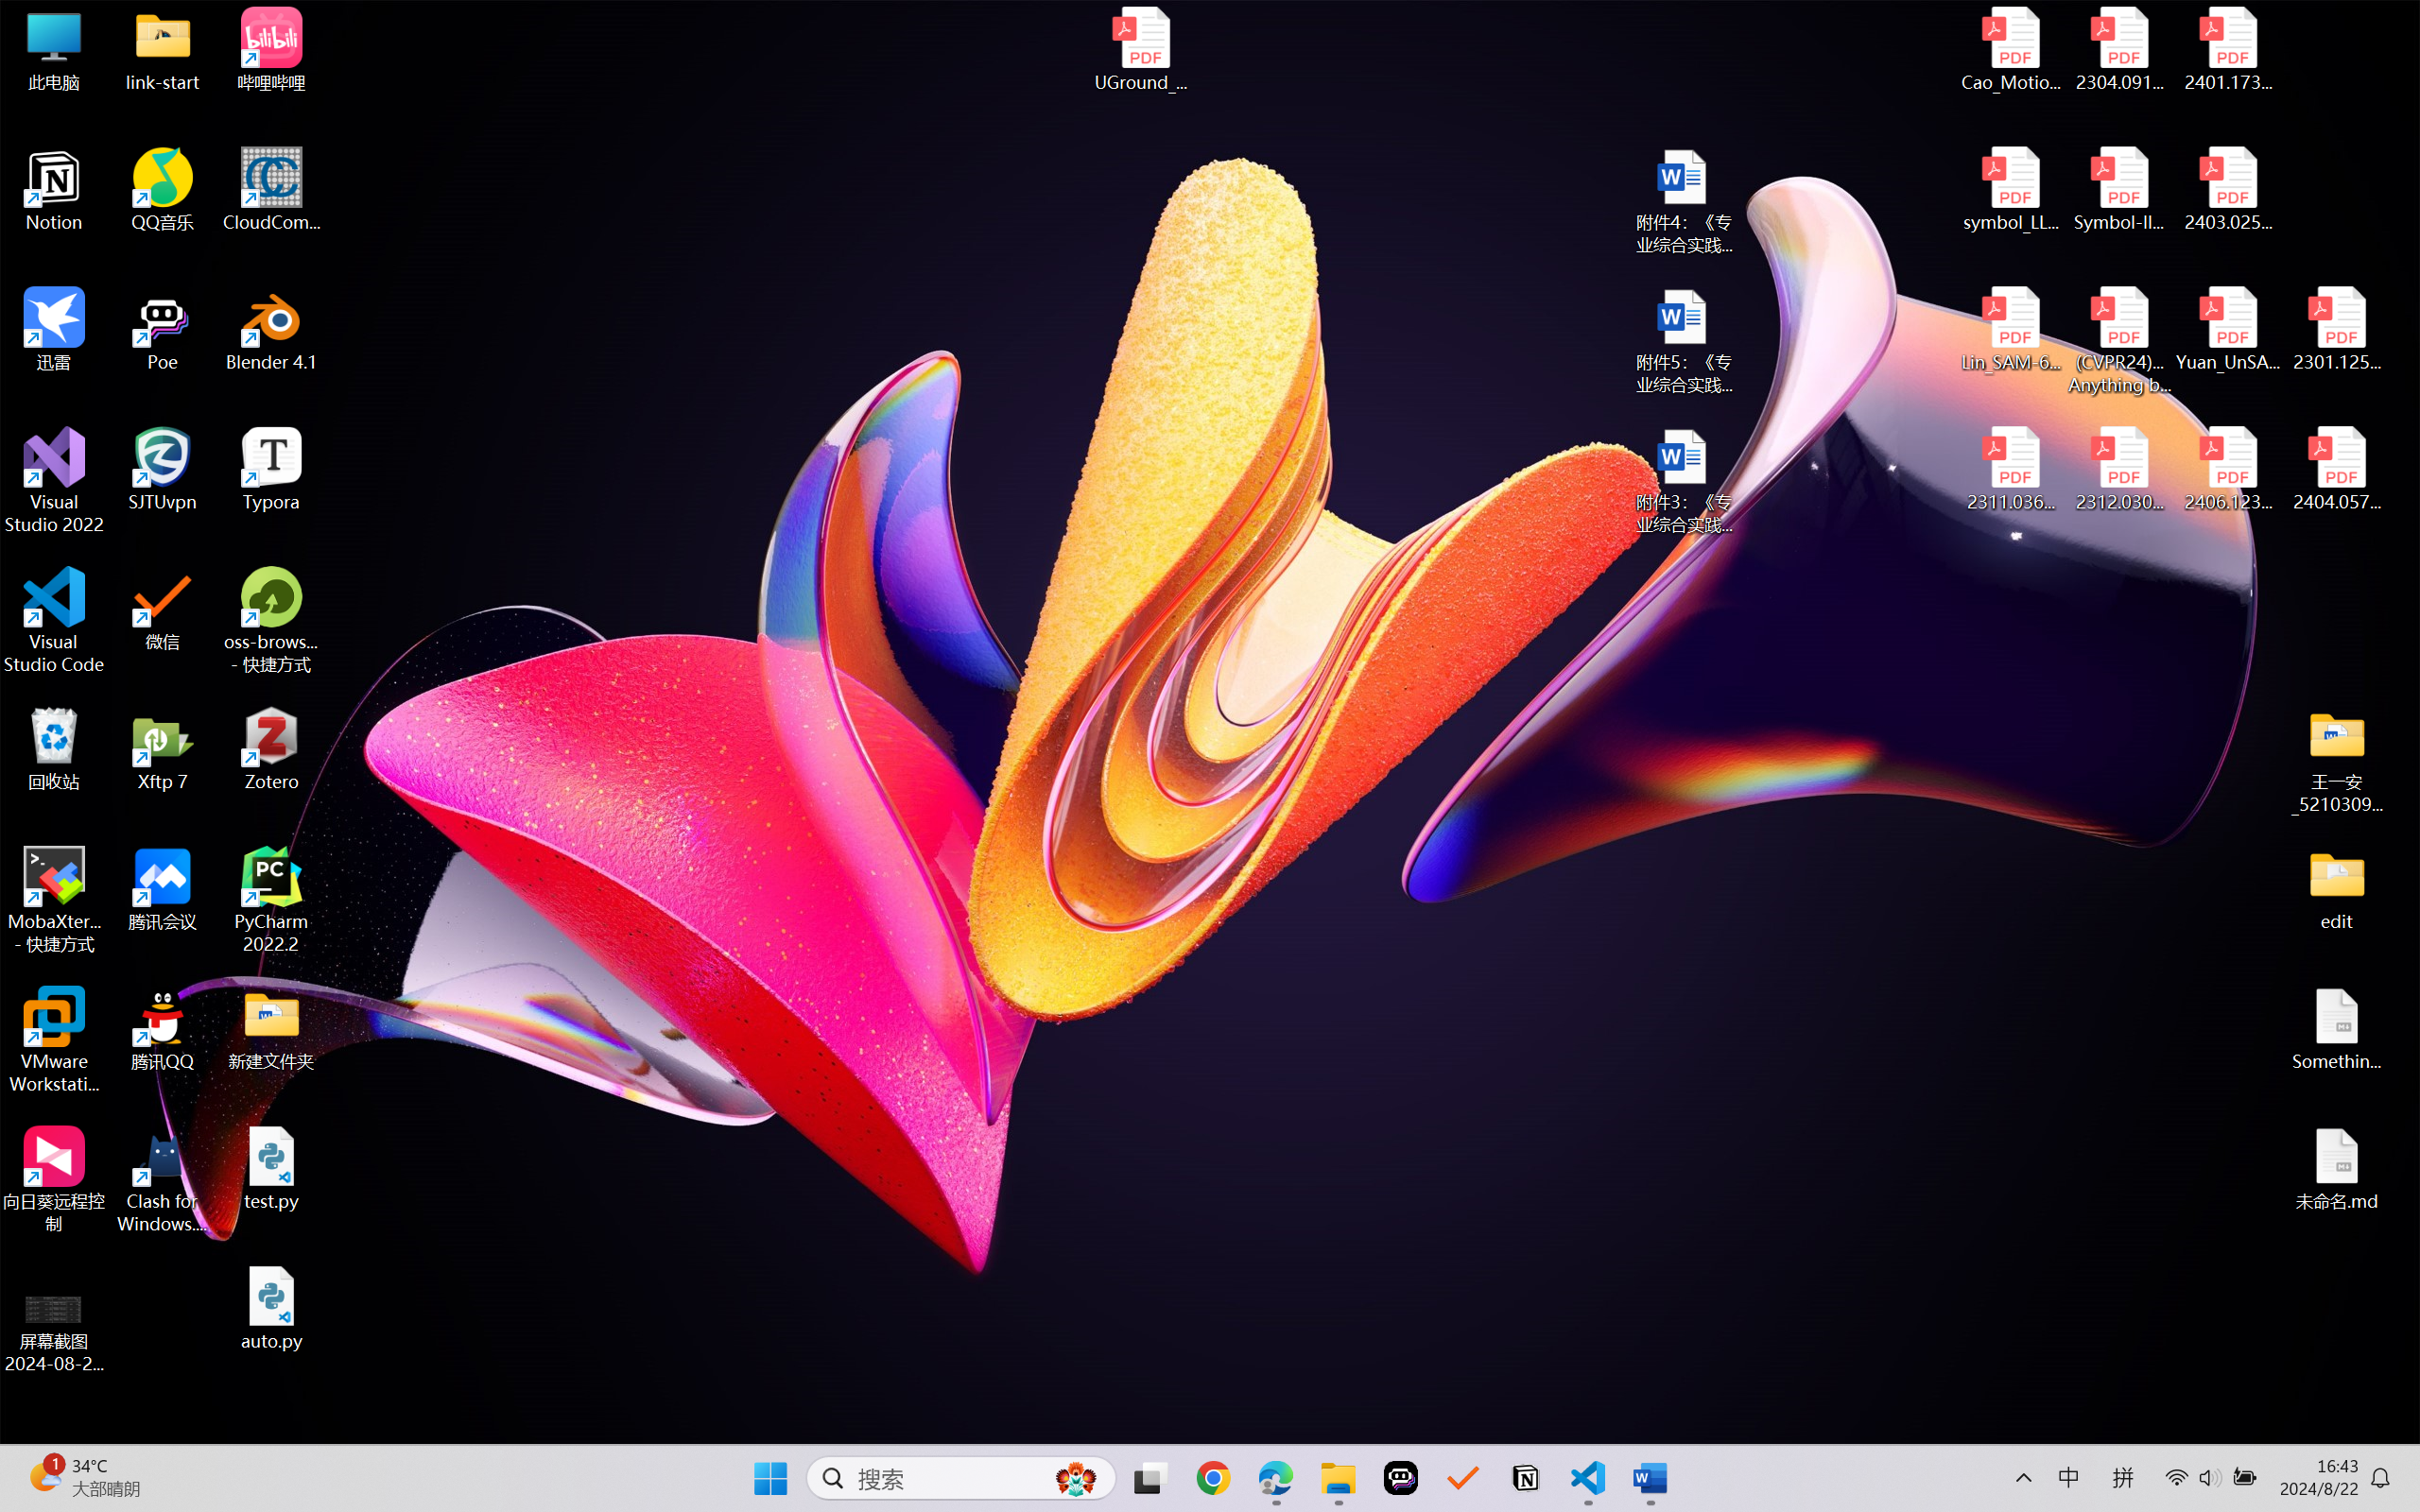  I want to click on 'Something.md', so click(2335, 1029).